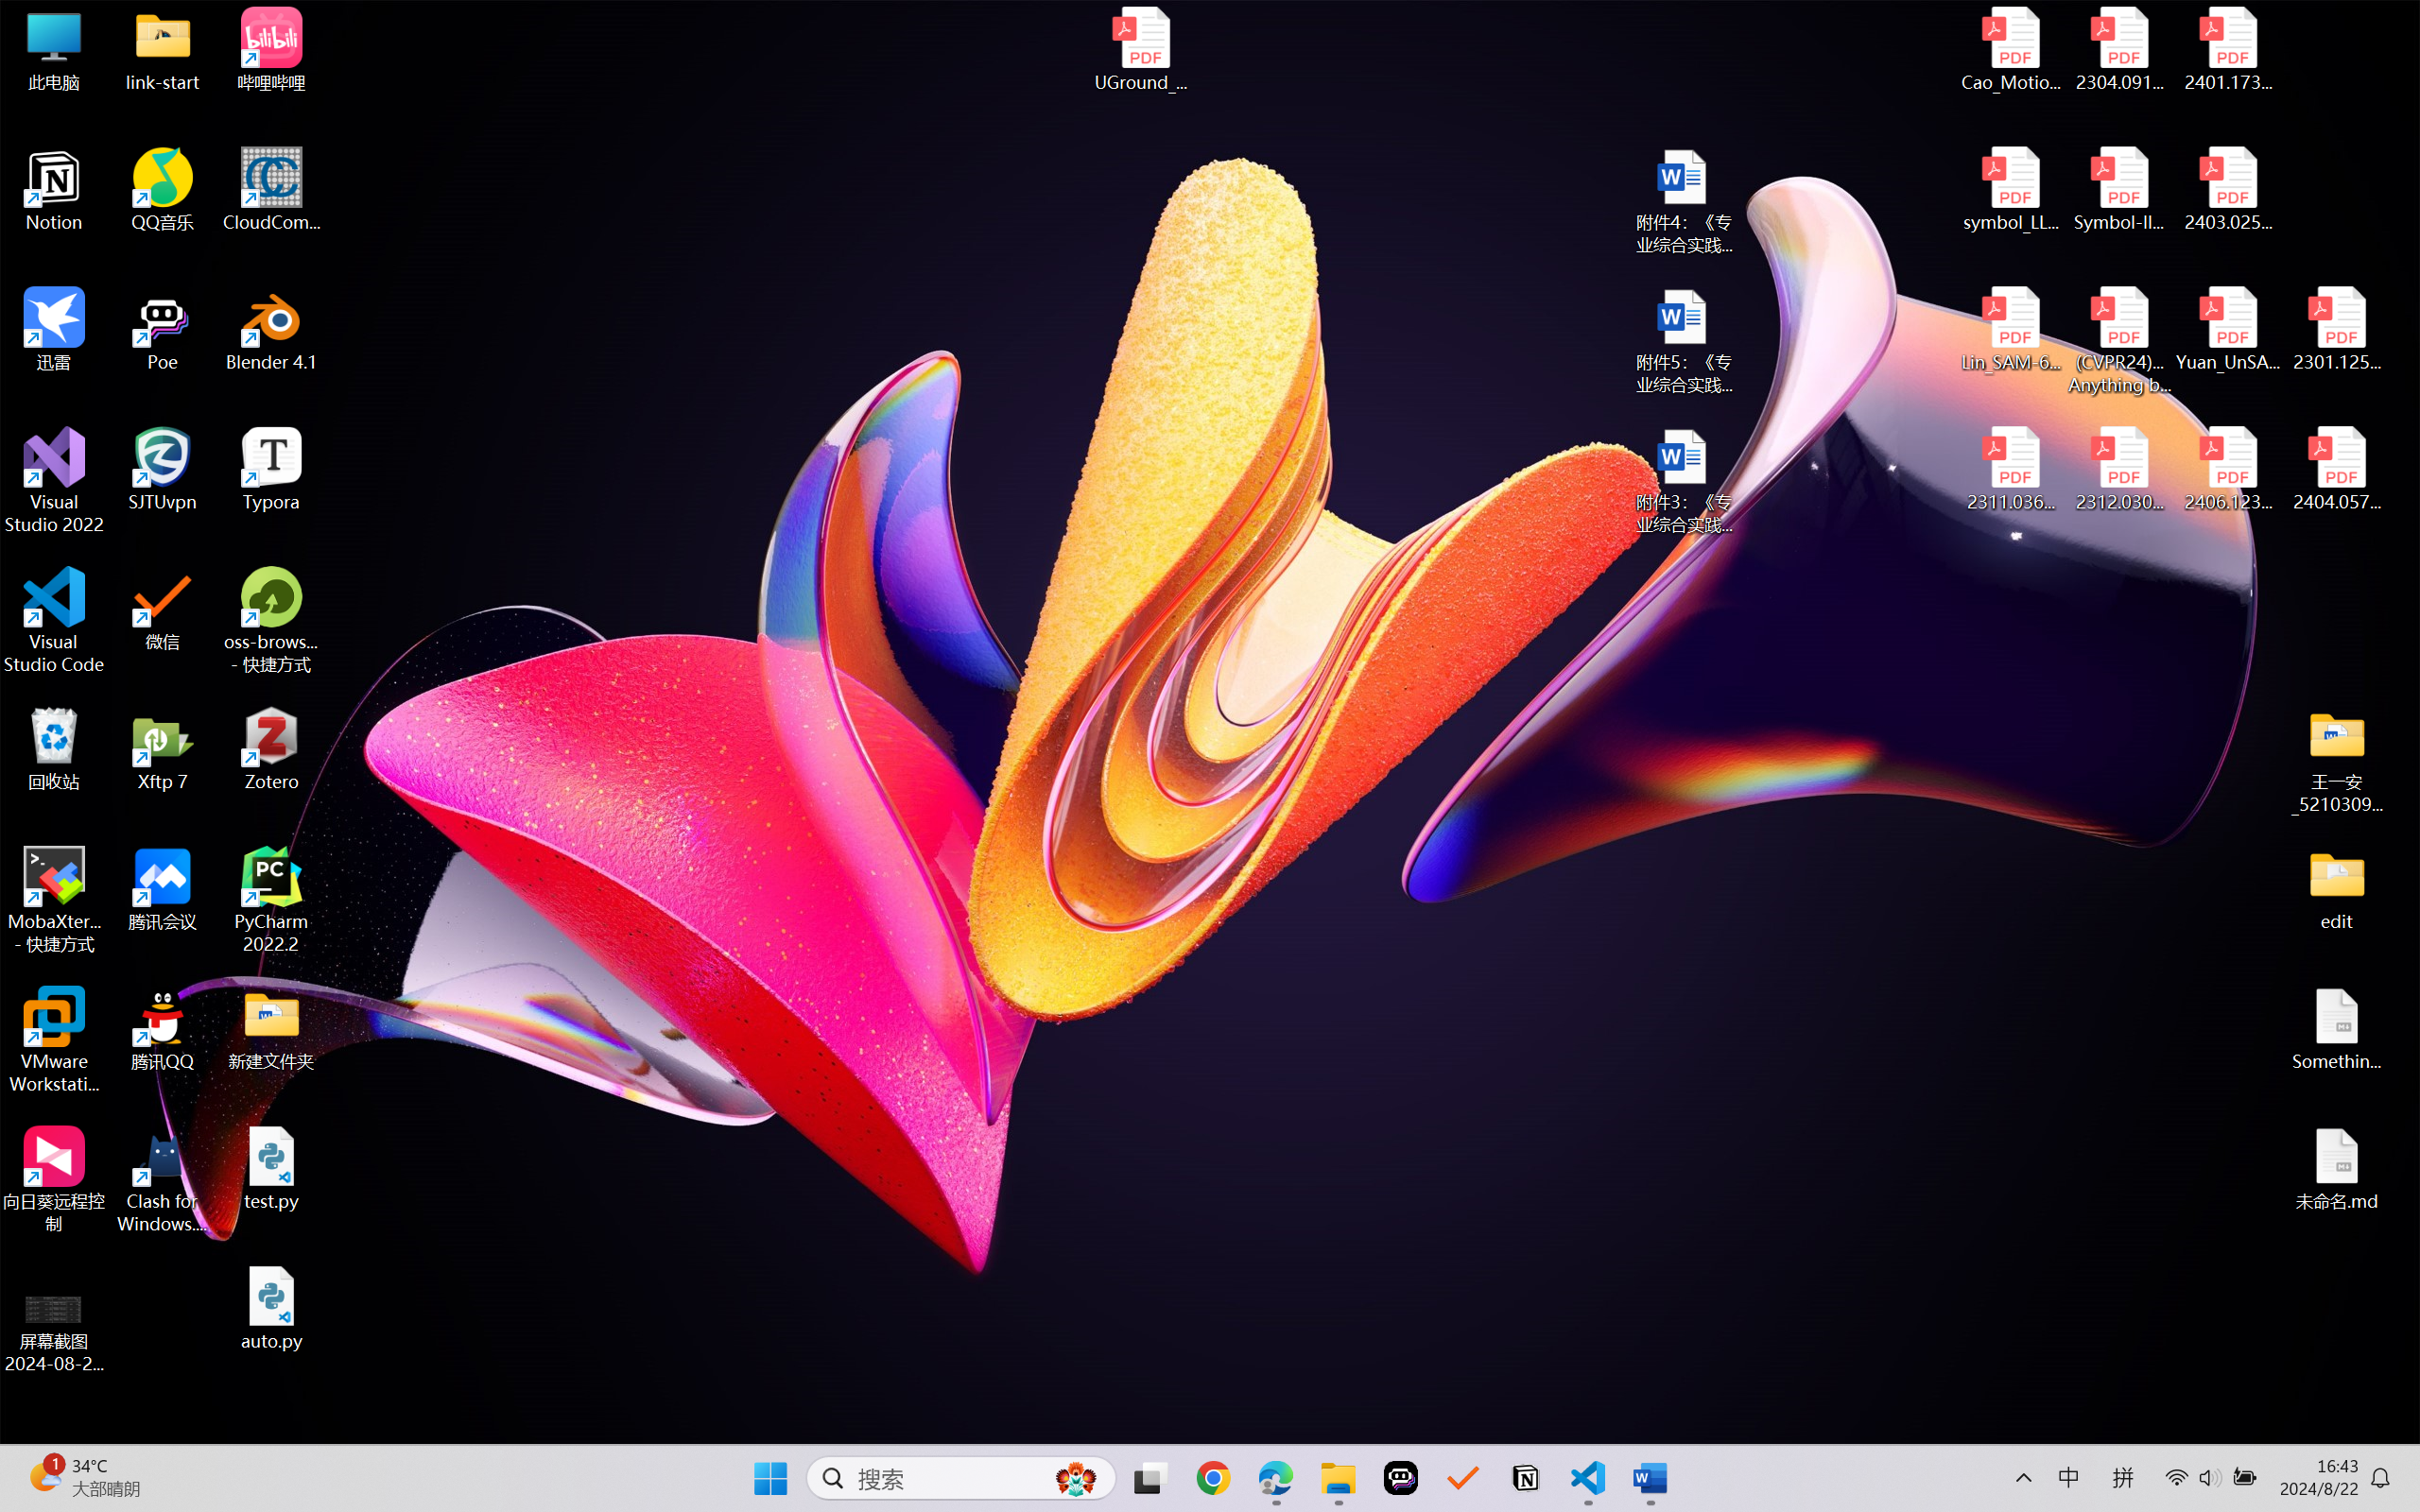  I want to click on 'Something.md', so click(2335, 1029).